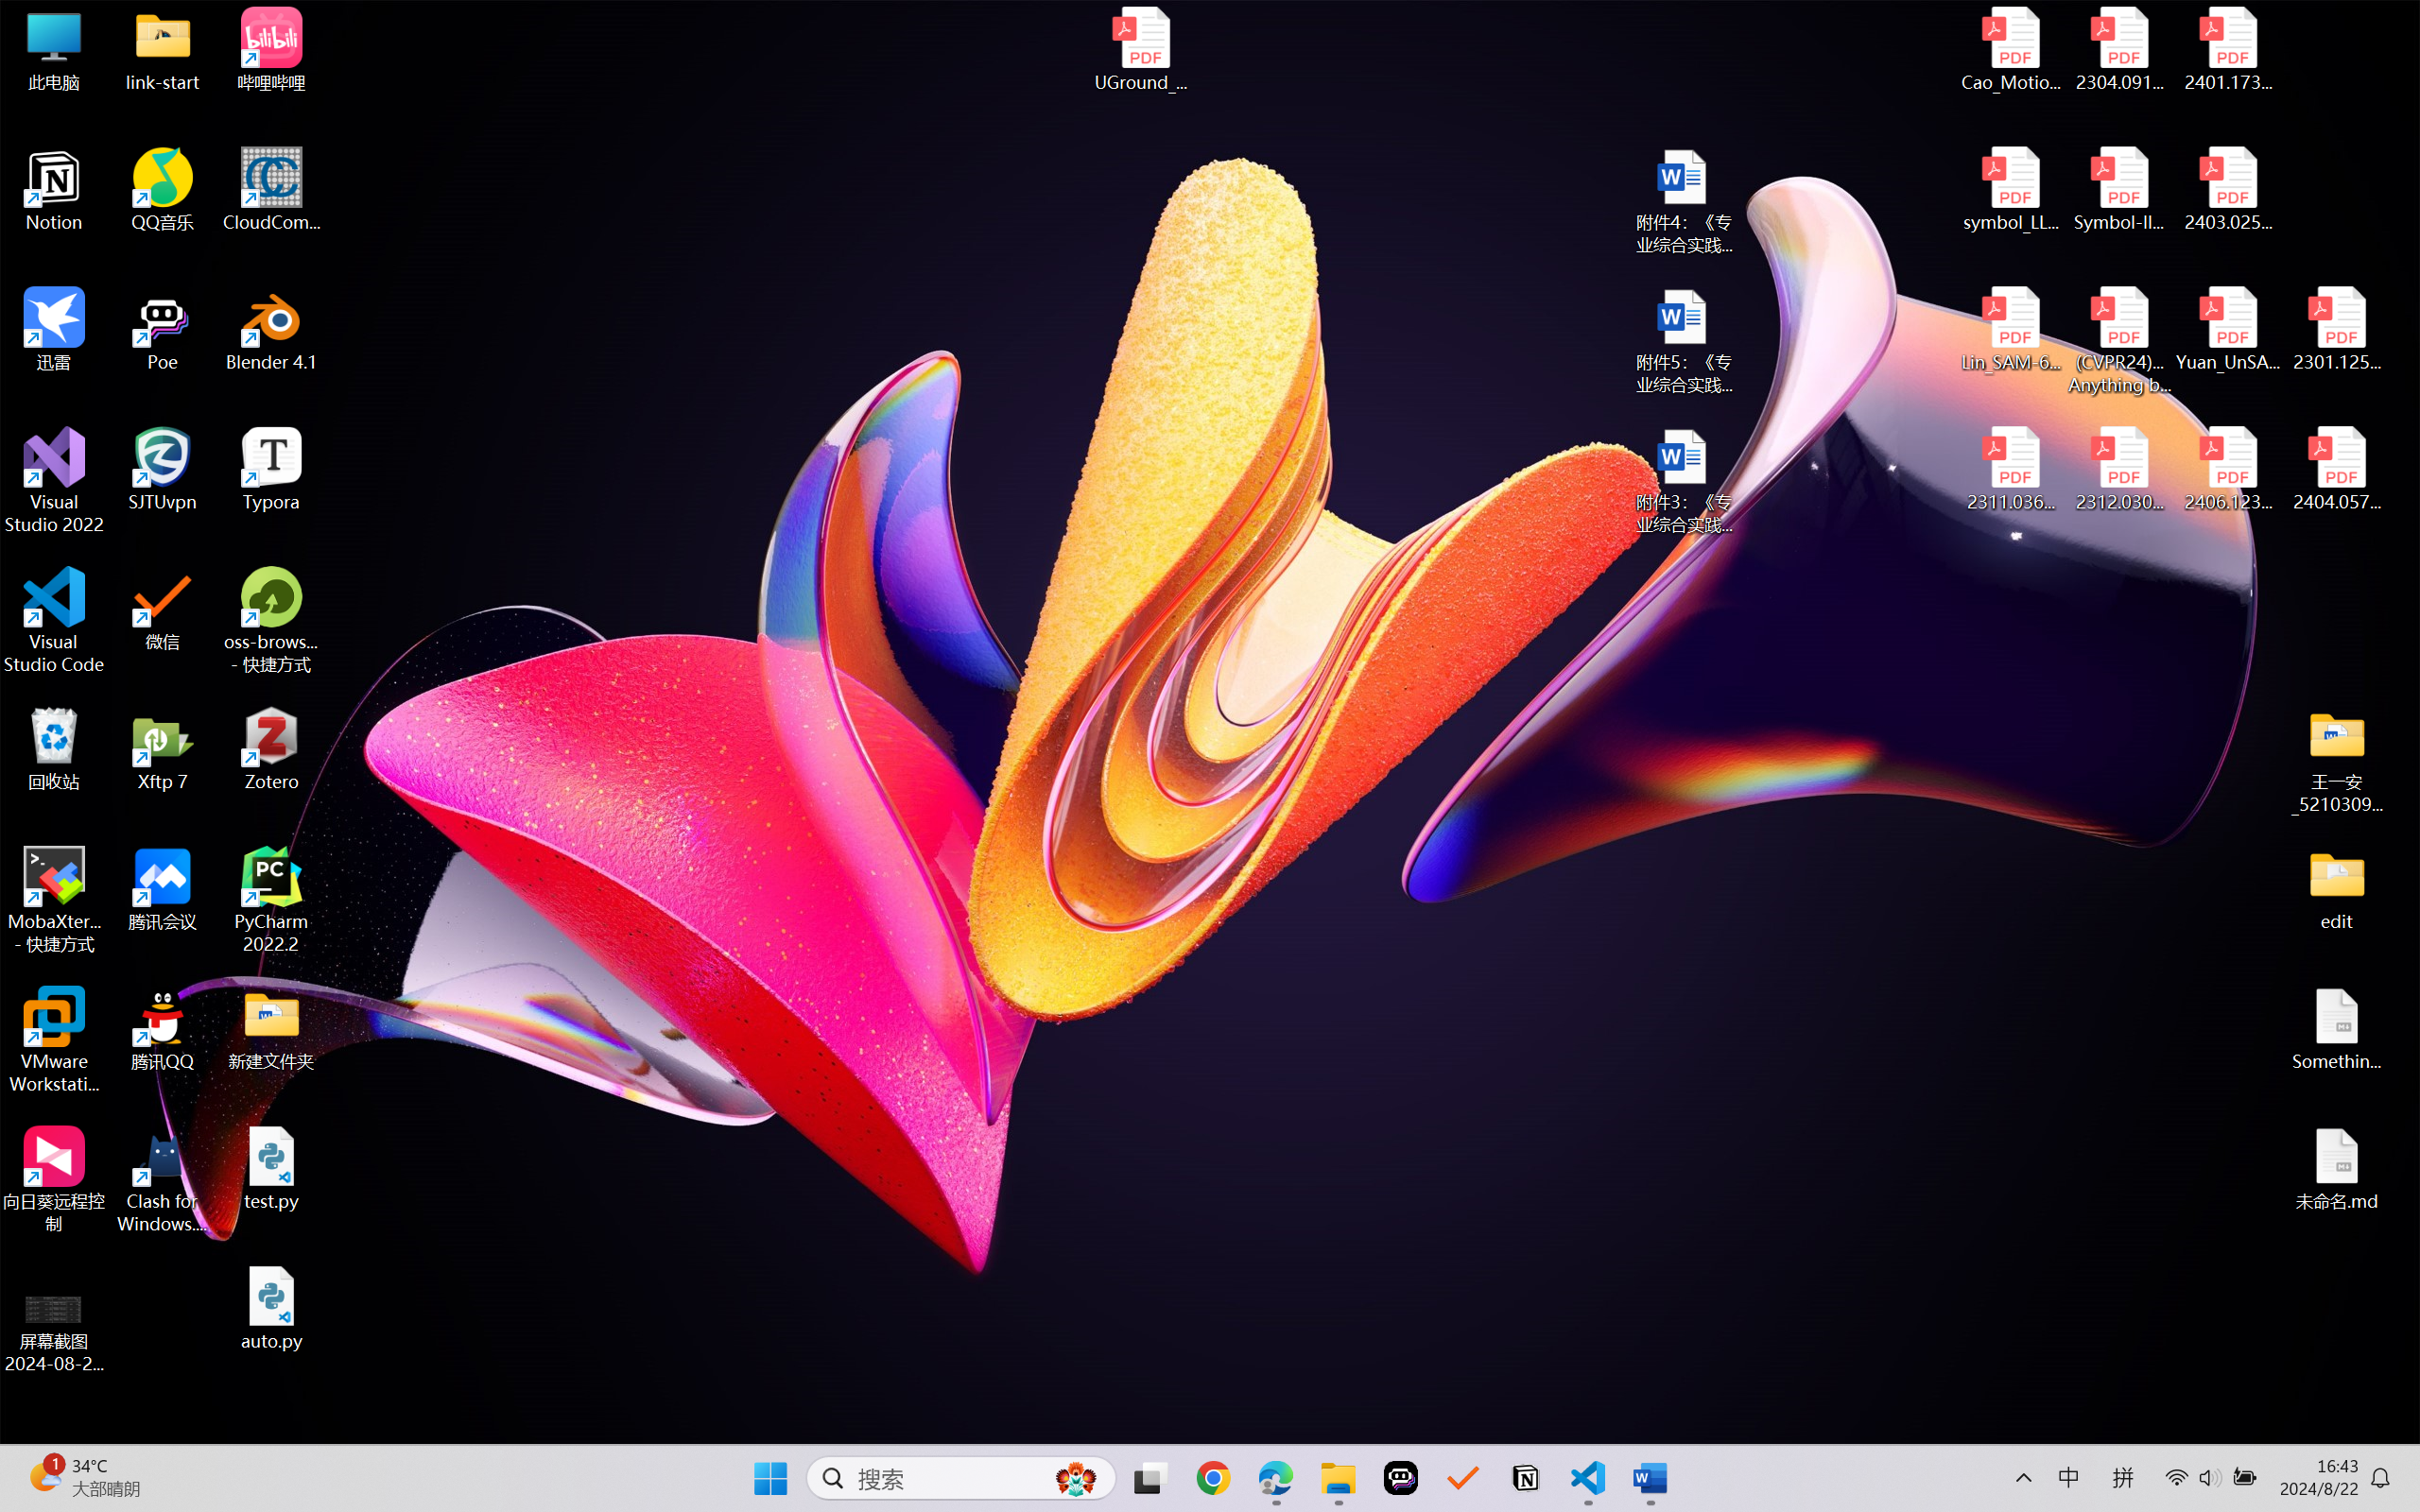  I want to click on 'Something.md', so click(2335, 1029).